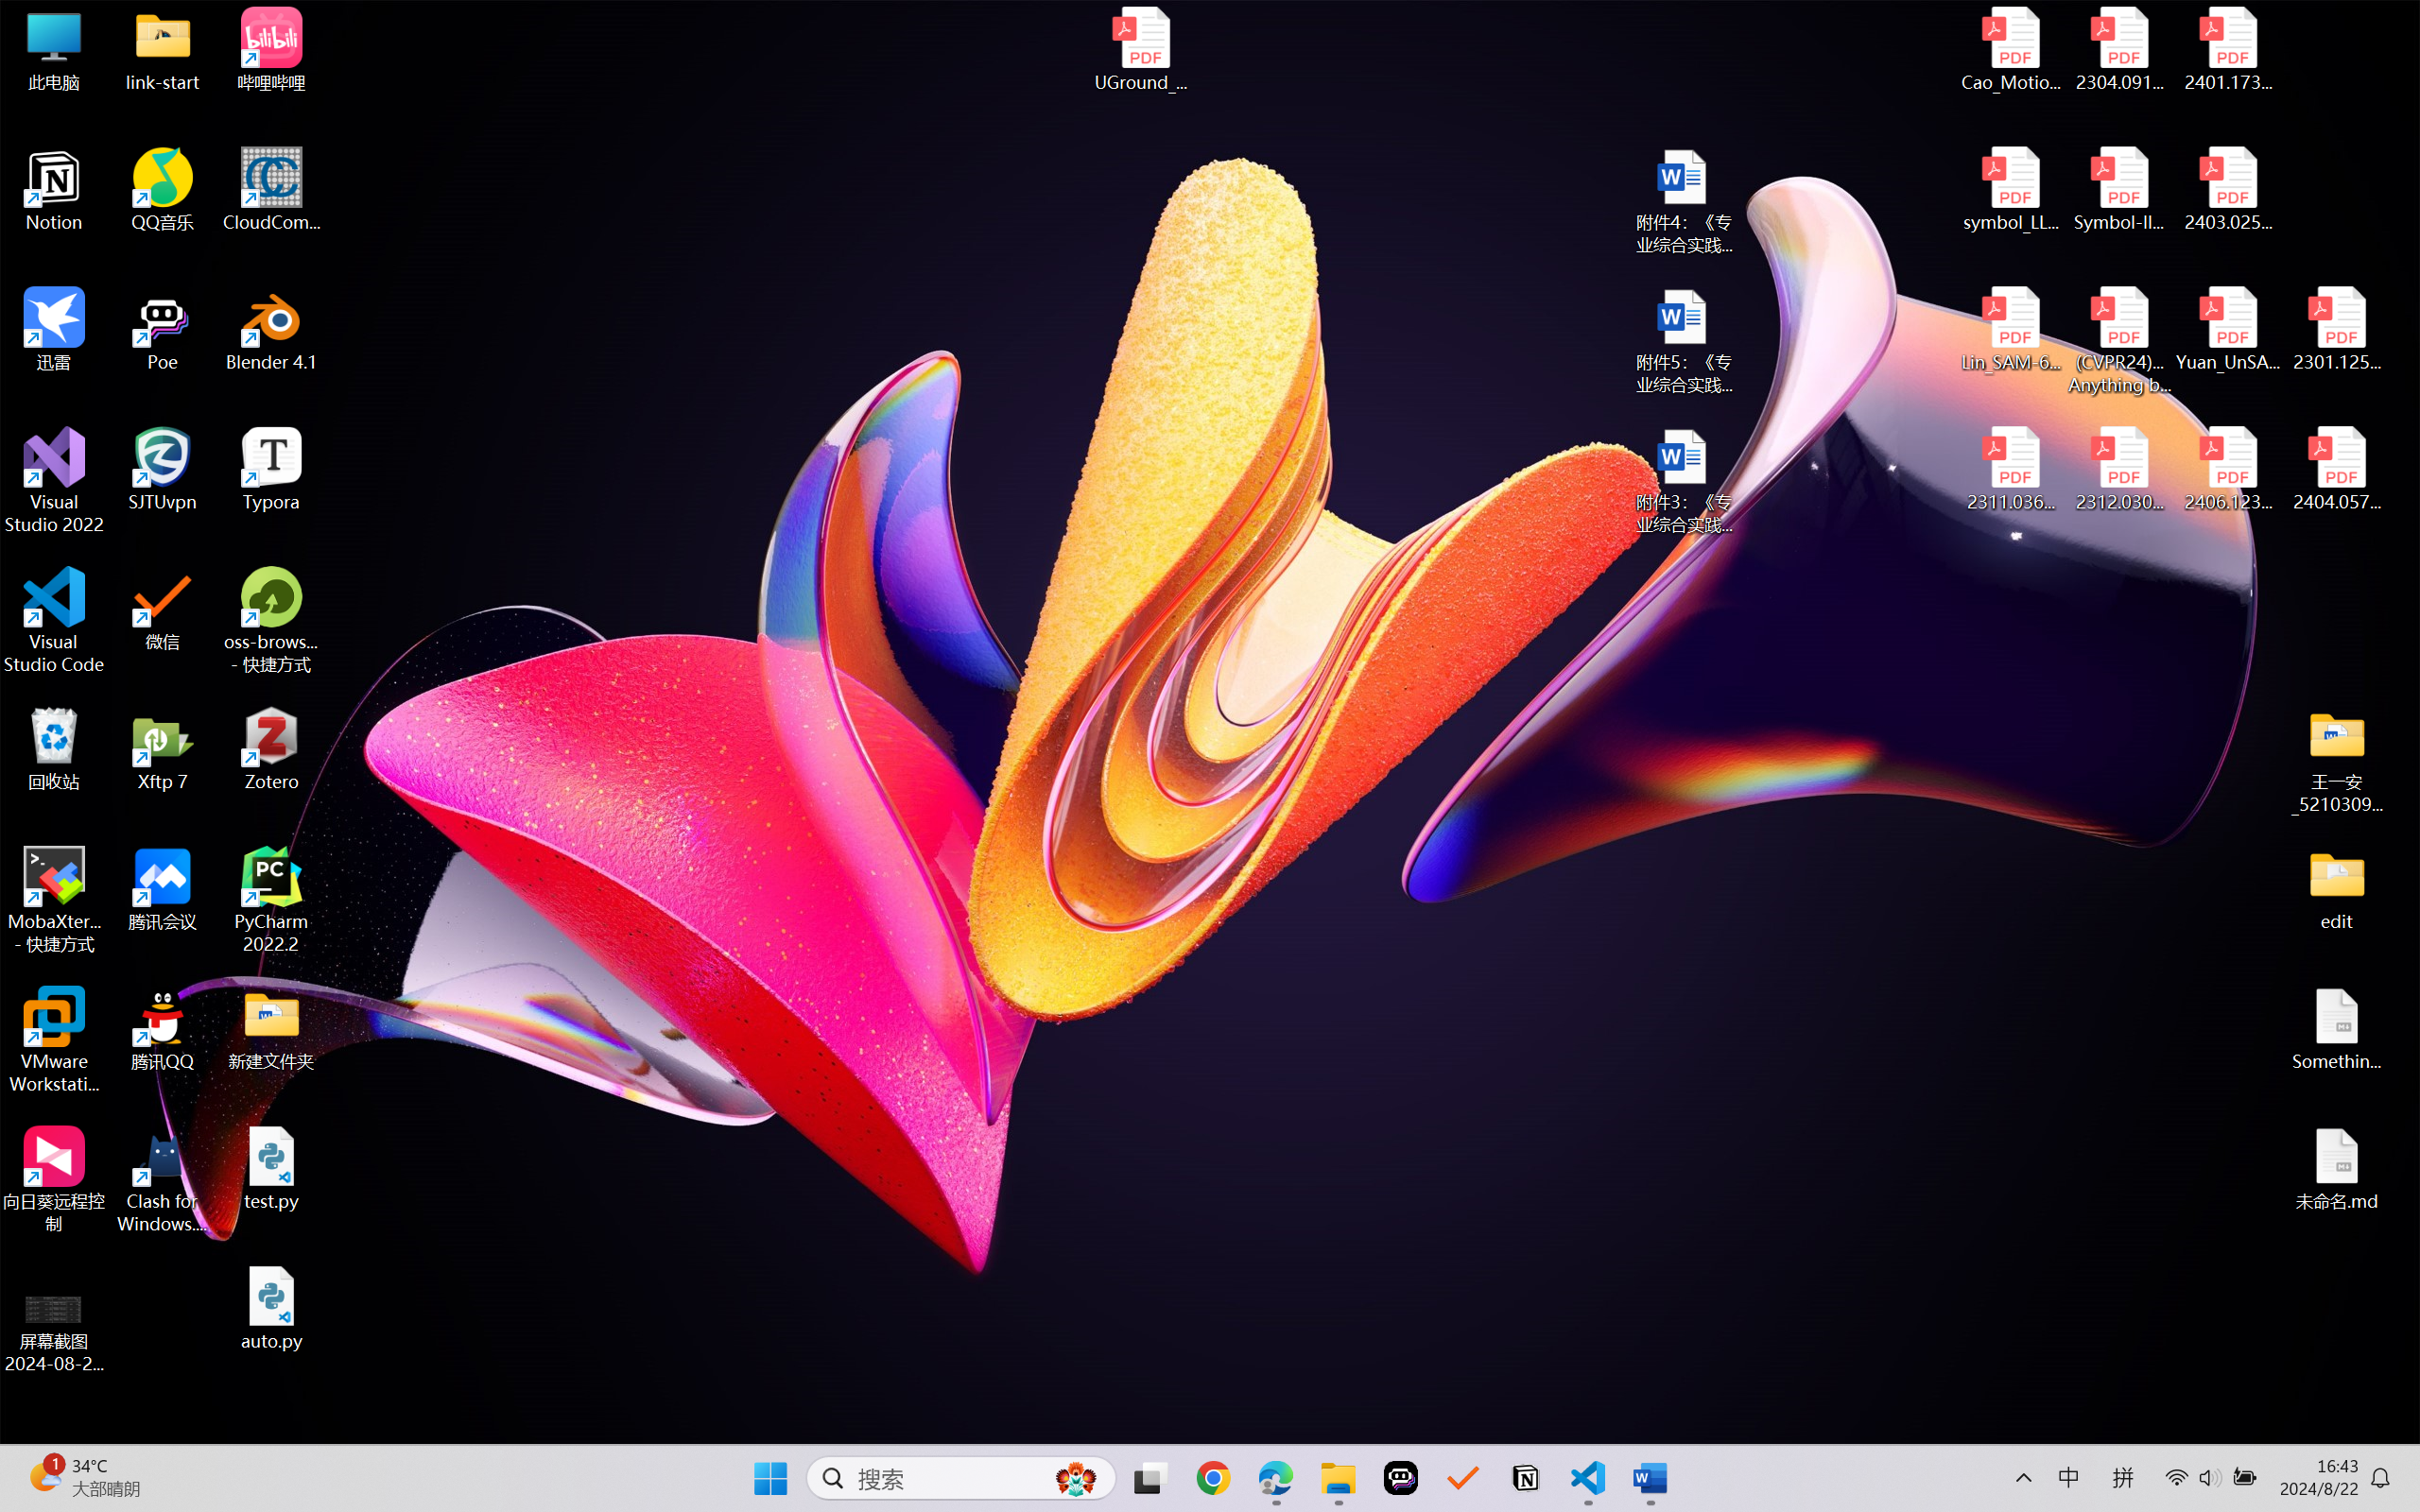  I want to click on 'Something.md', so click(2335, 1029).